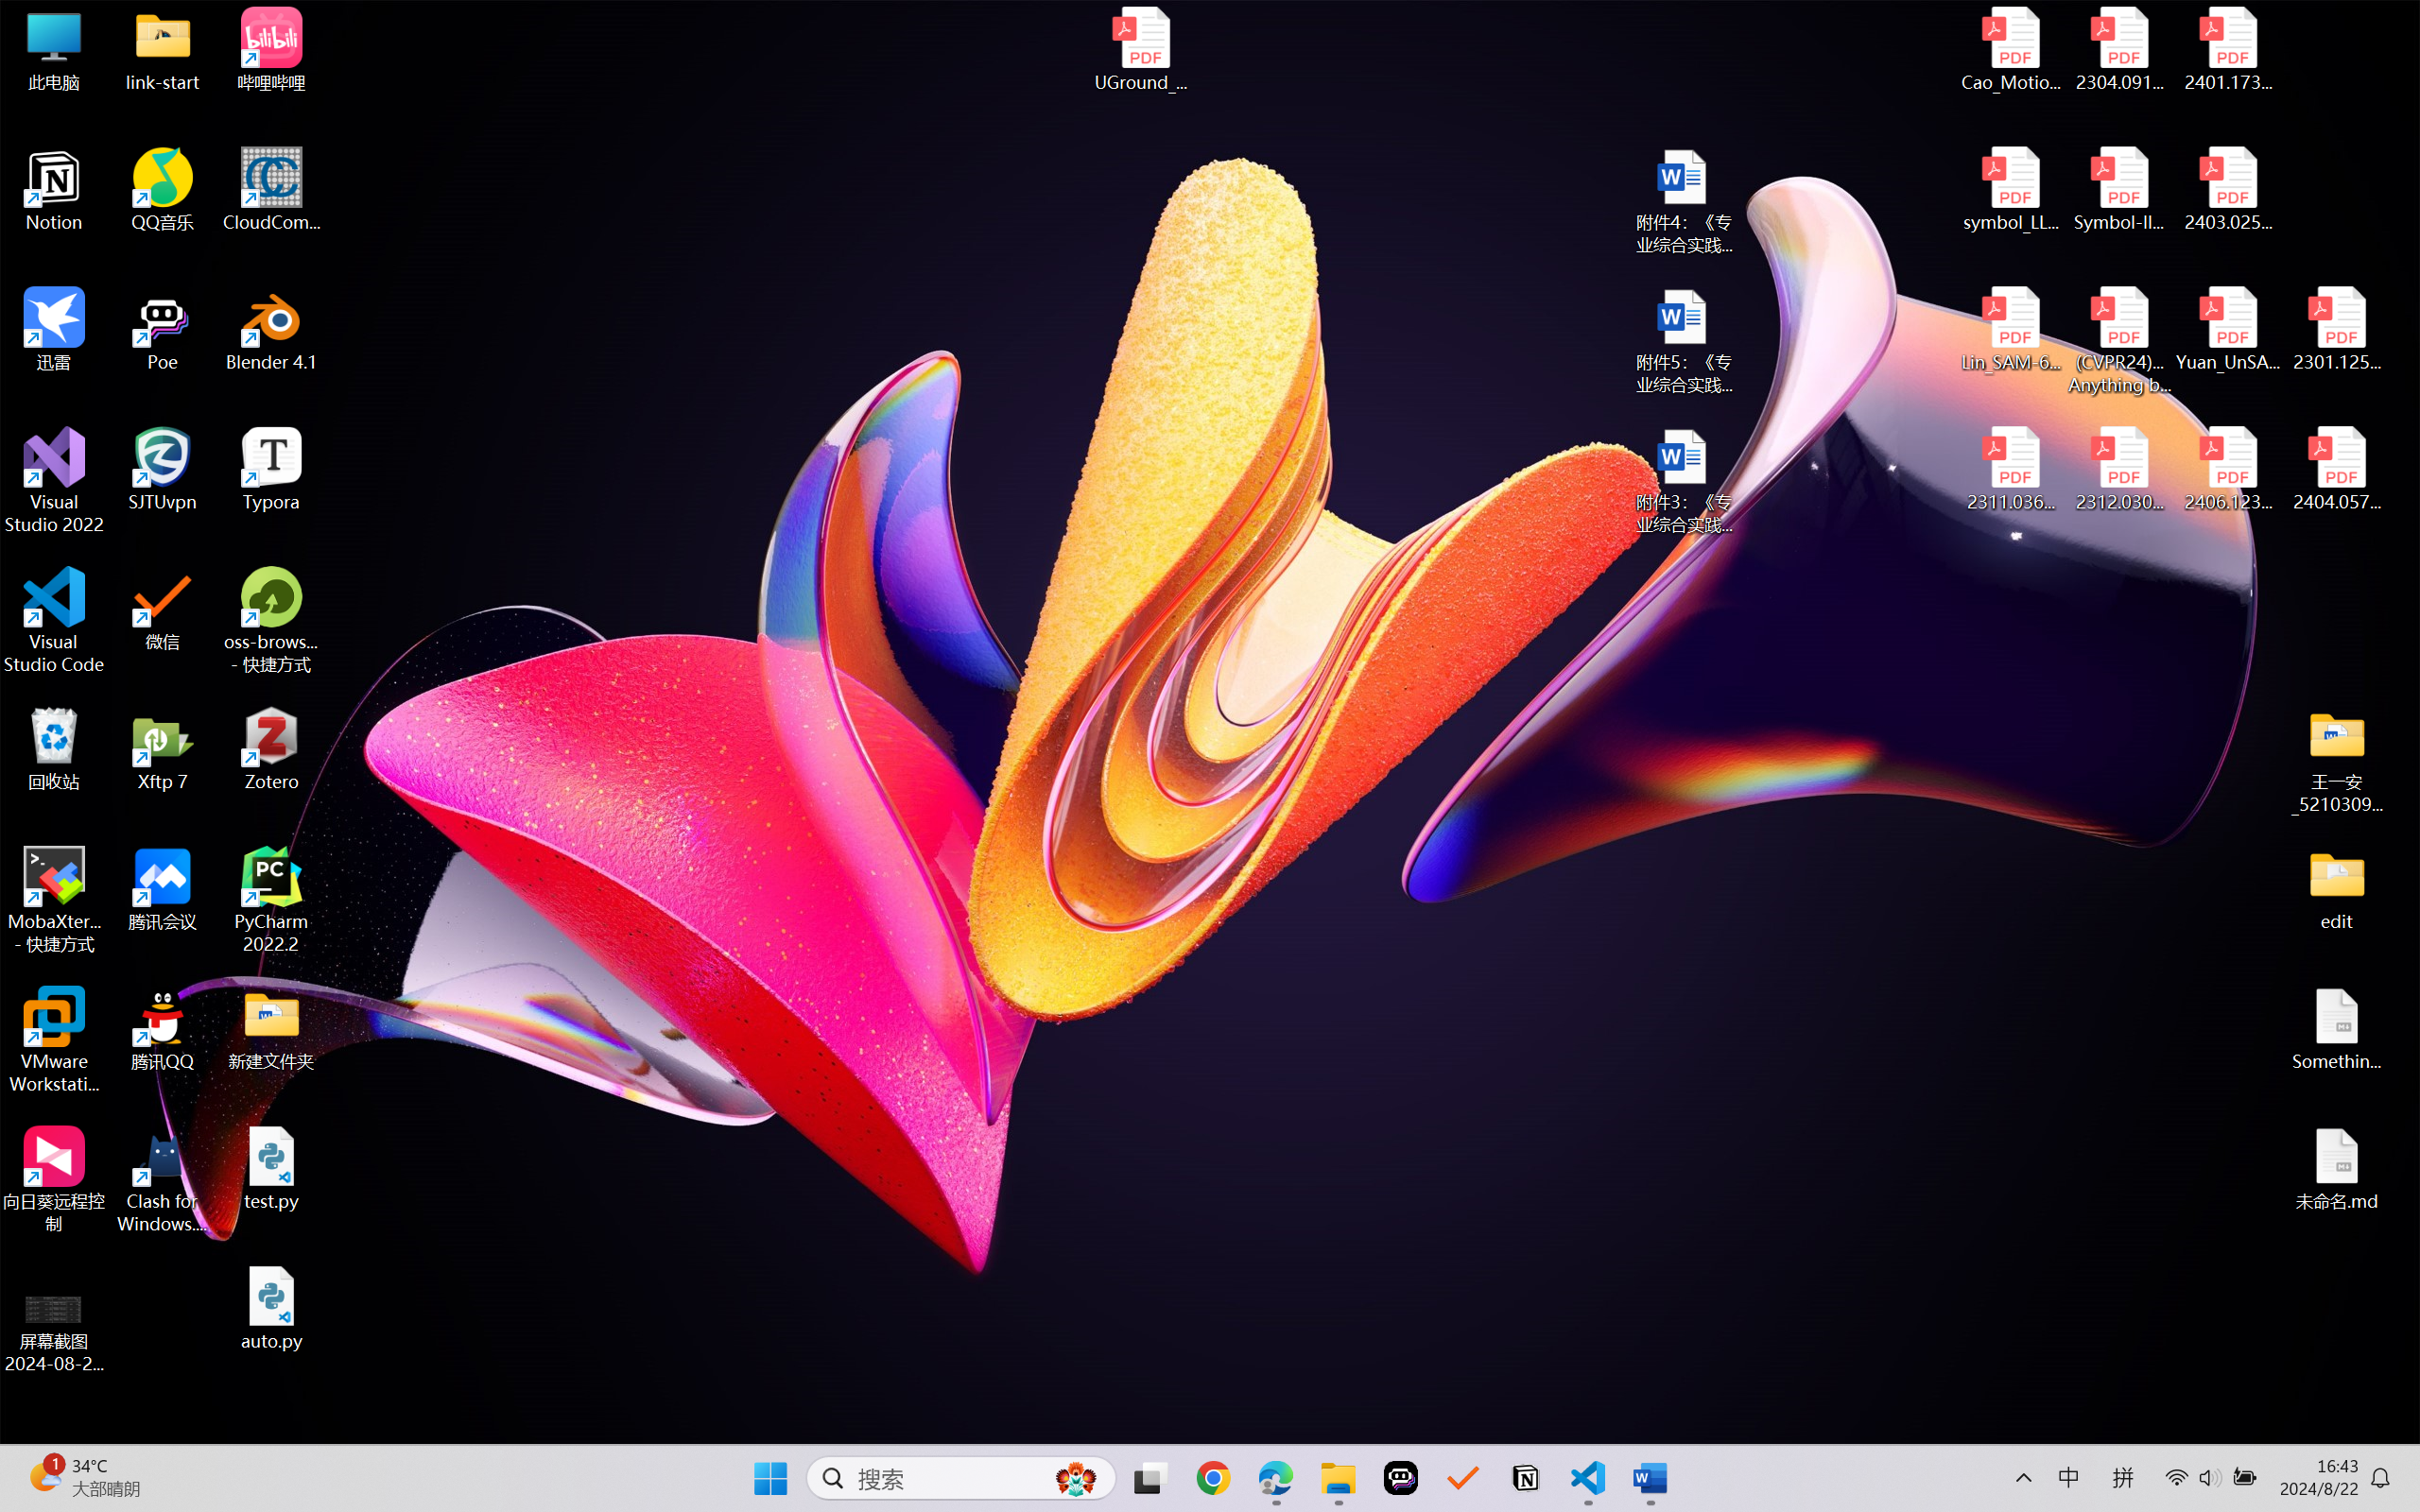  I want to click on 'Something.md', so click(2335, 1029).